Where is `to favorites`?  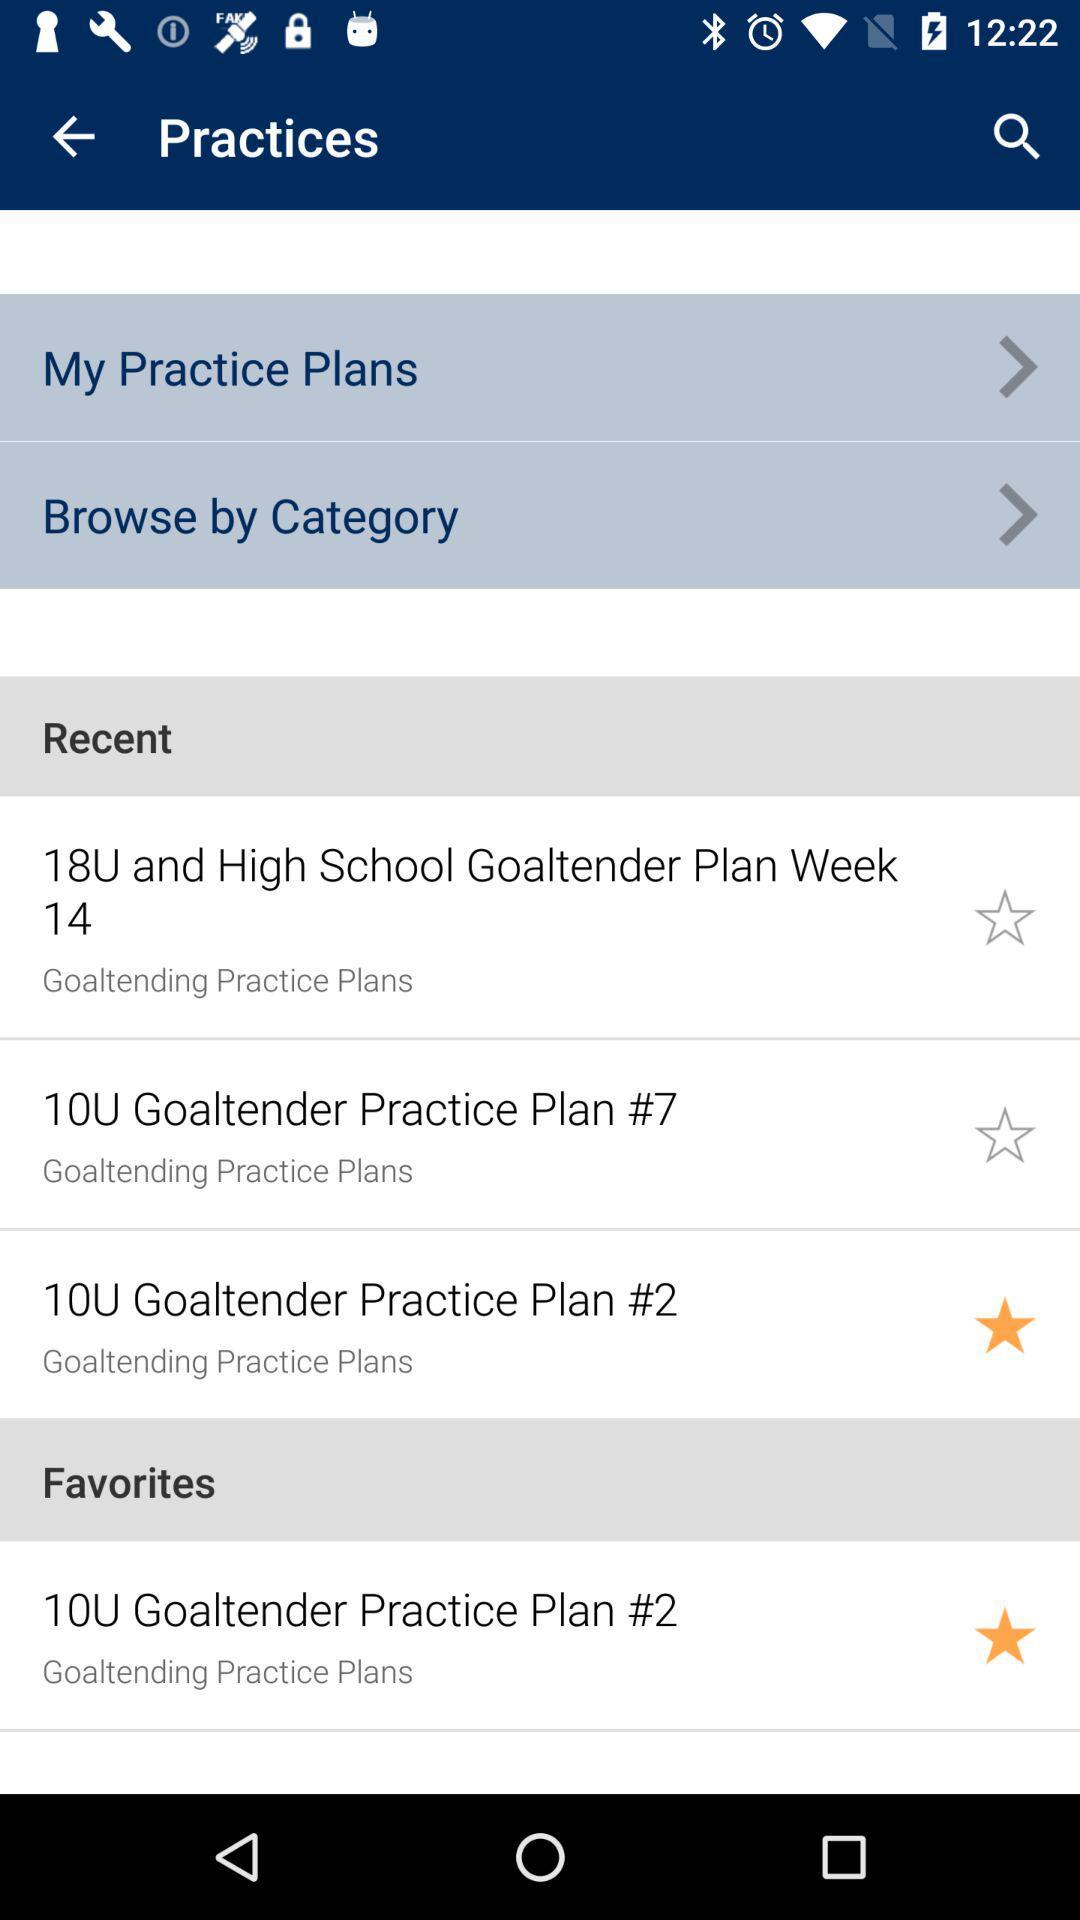
to favorites is located at coordinates (1026, 915).